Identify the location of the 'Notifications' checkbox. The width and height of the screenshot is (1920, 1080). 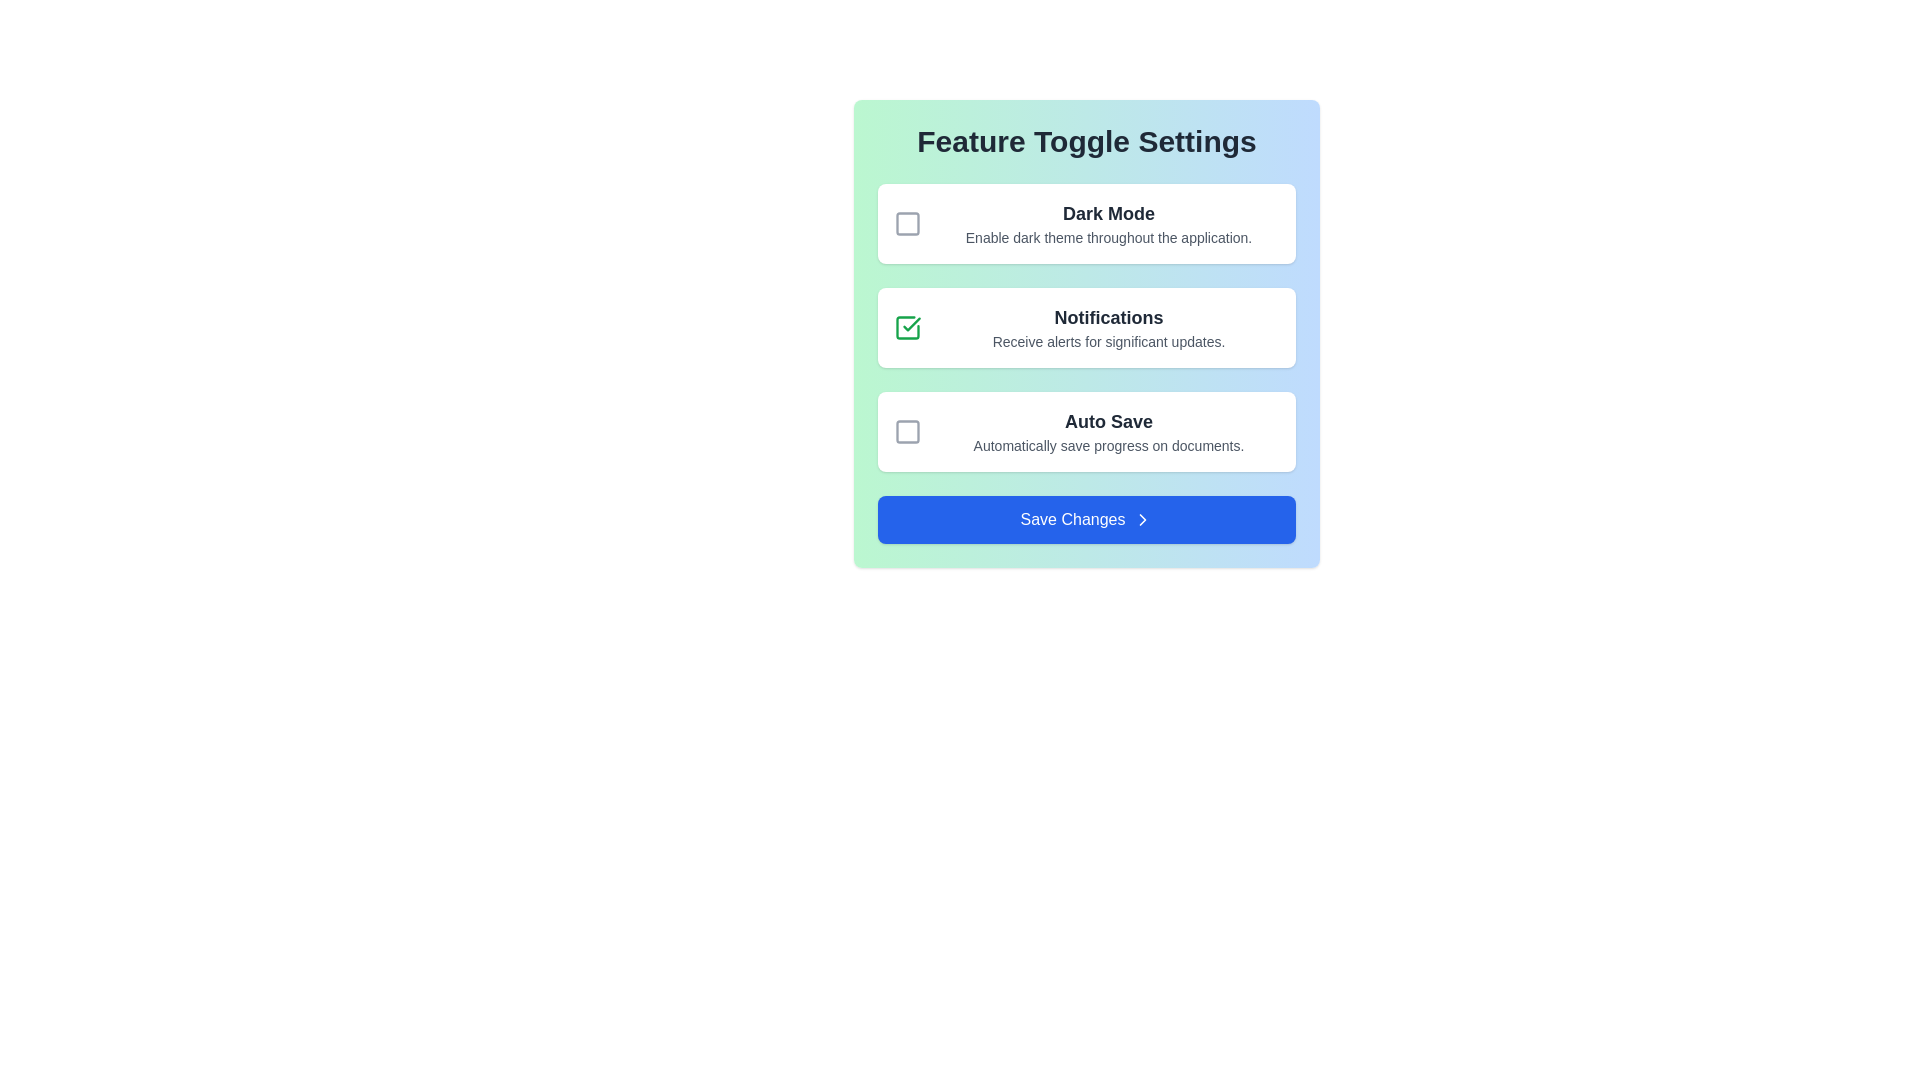
(906, 326).